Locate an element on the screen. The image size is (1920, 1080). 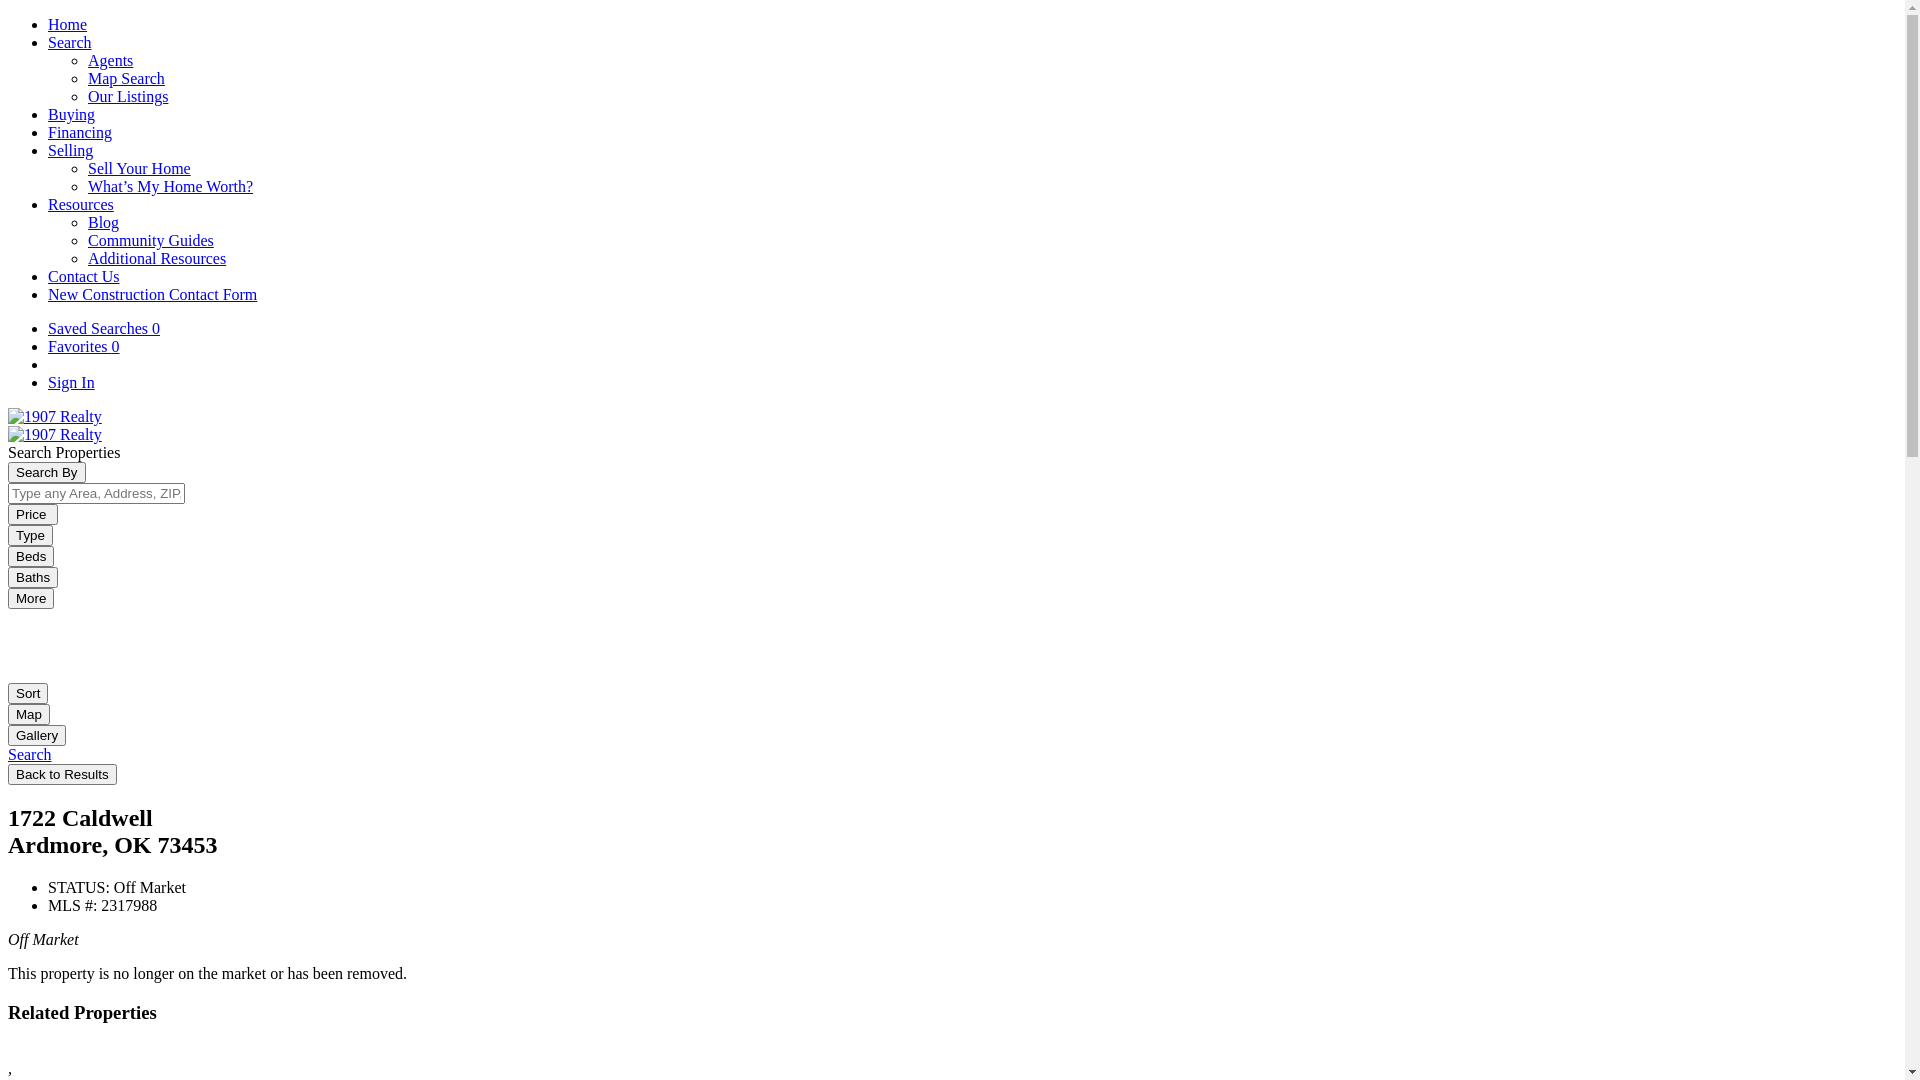
'Gallery' is located at coordinates (37, 735).